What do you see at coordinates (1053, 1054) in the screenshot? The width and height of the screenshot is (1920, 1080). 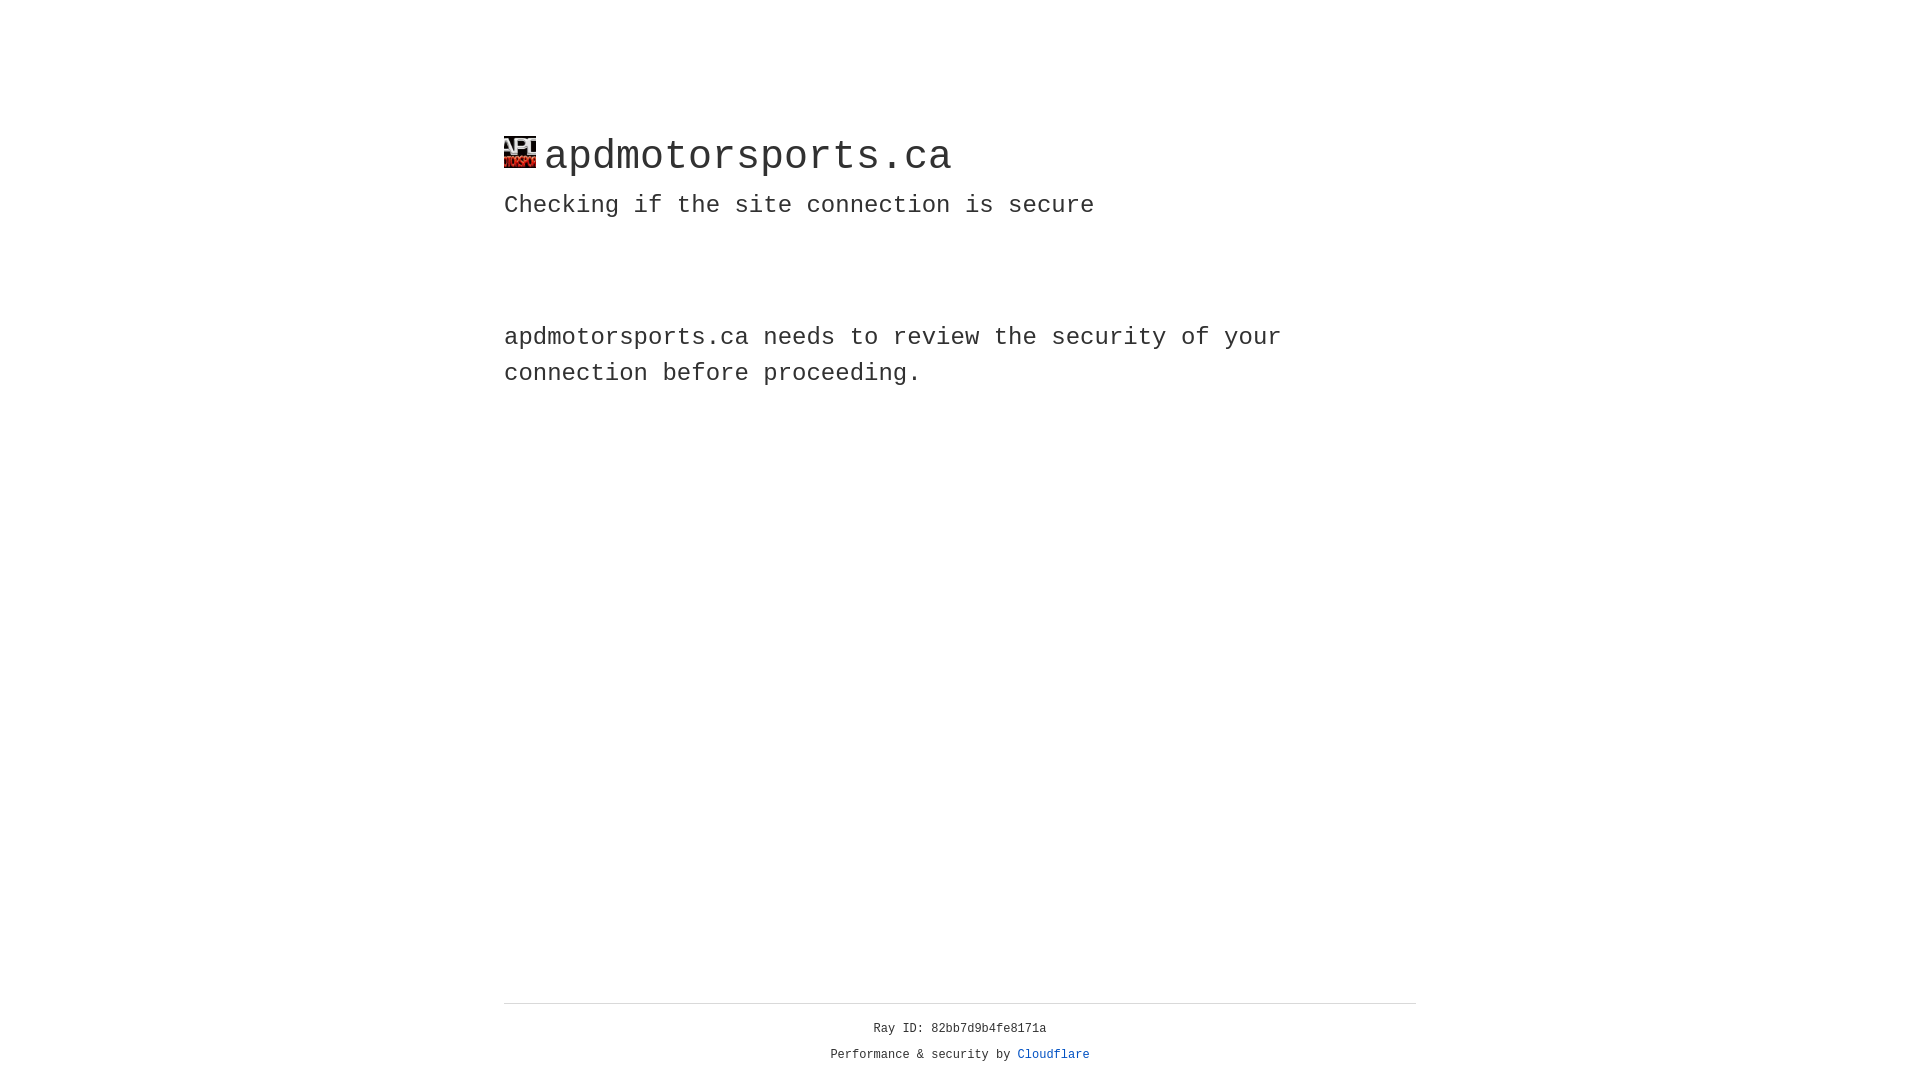 I see `'Cloudflare'` at bounding box center [1053, 1054].